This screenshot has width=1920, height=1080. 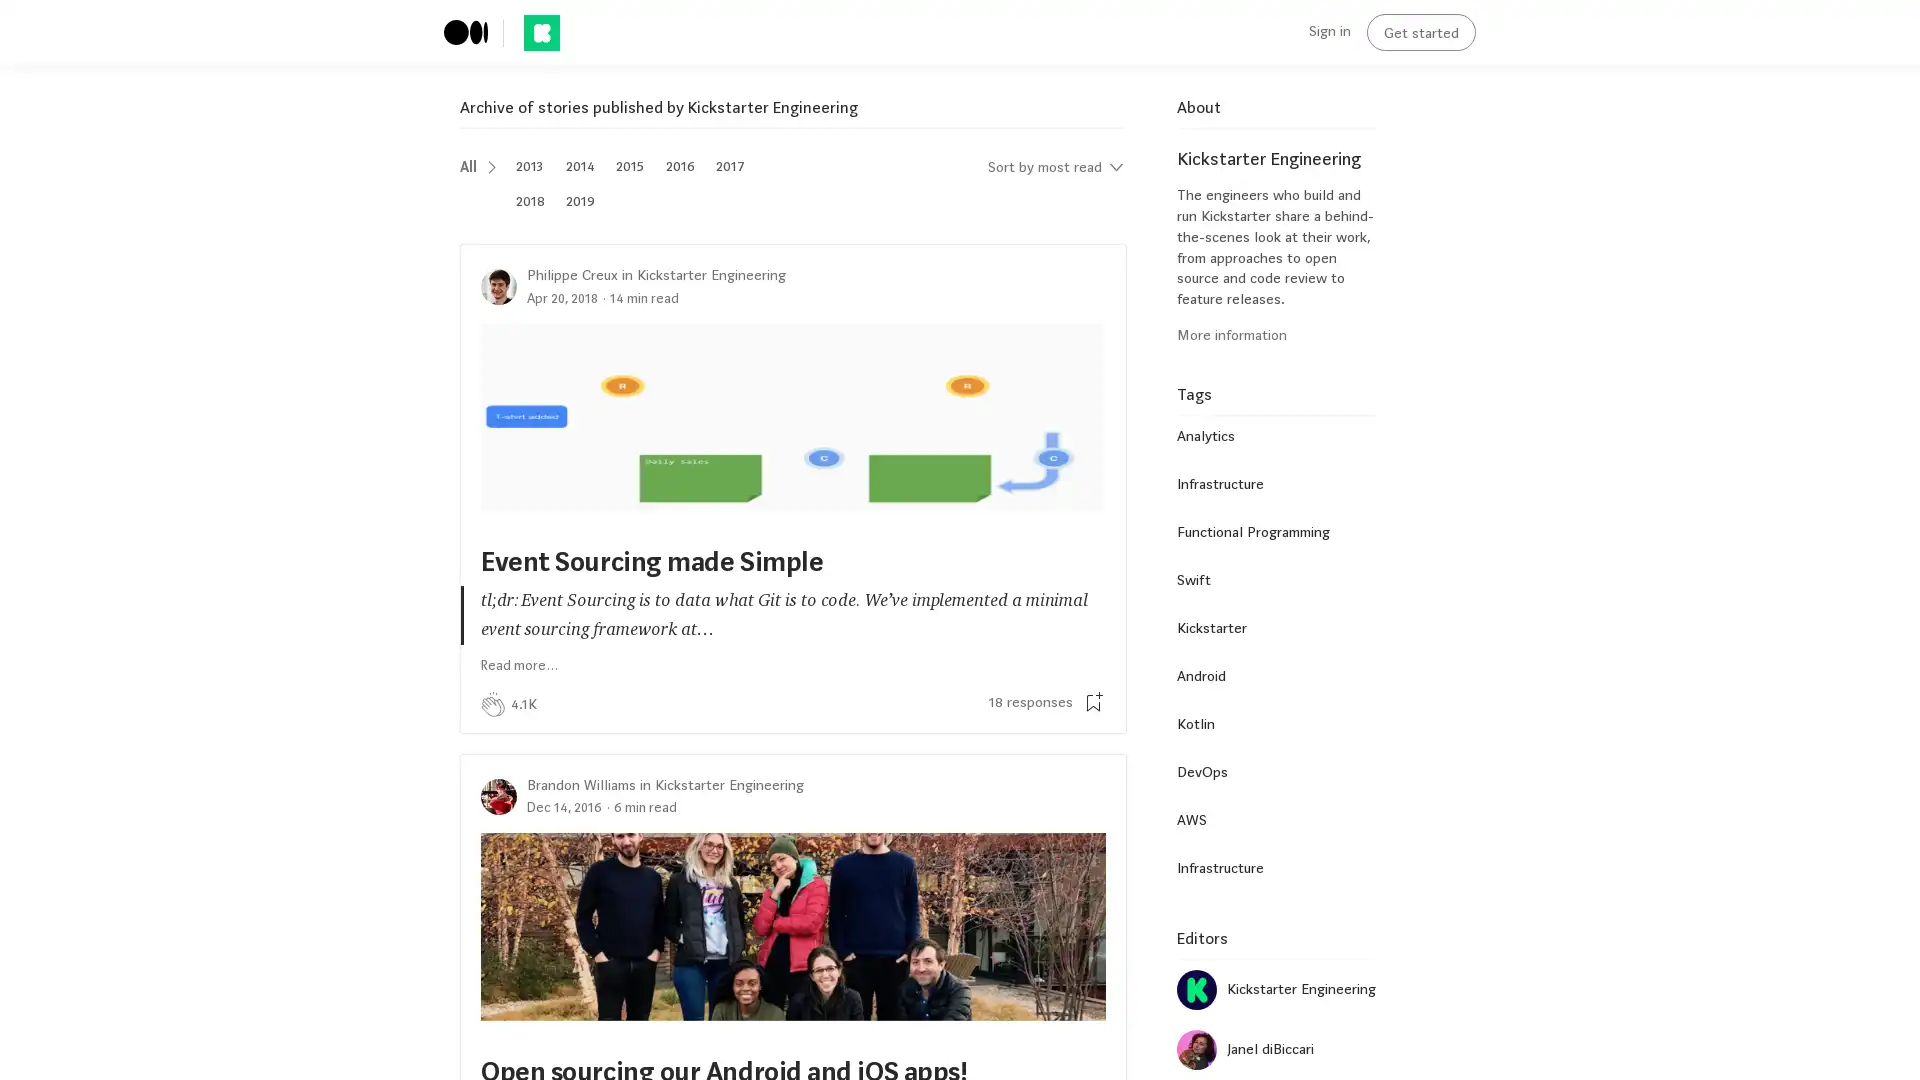 I want to click on Clap, so click(x=493, y=704).